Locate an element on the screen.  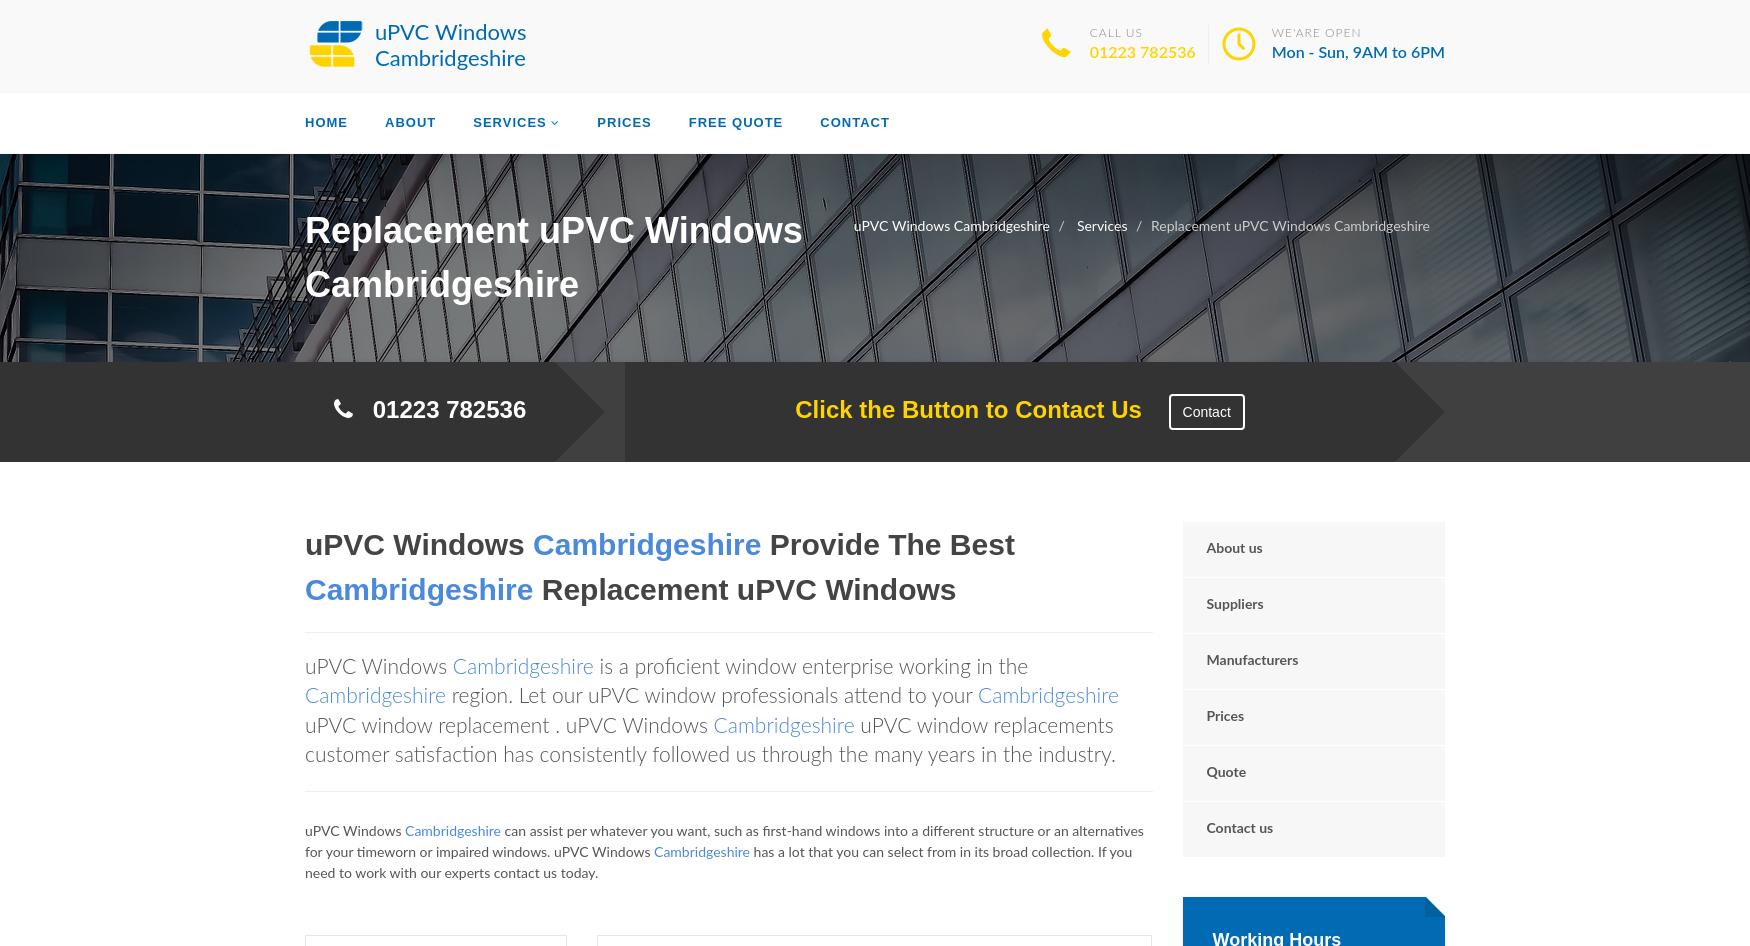
'Replacement uPVC Windows Cambridgeshire' is located at coordinates (552, 256).